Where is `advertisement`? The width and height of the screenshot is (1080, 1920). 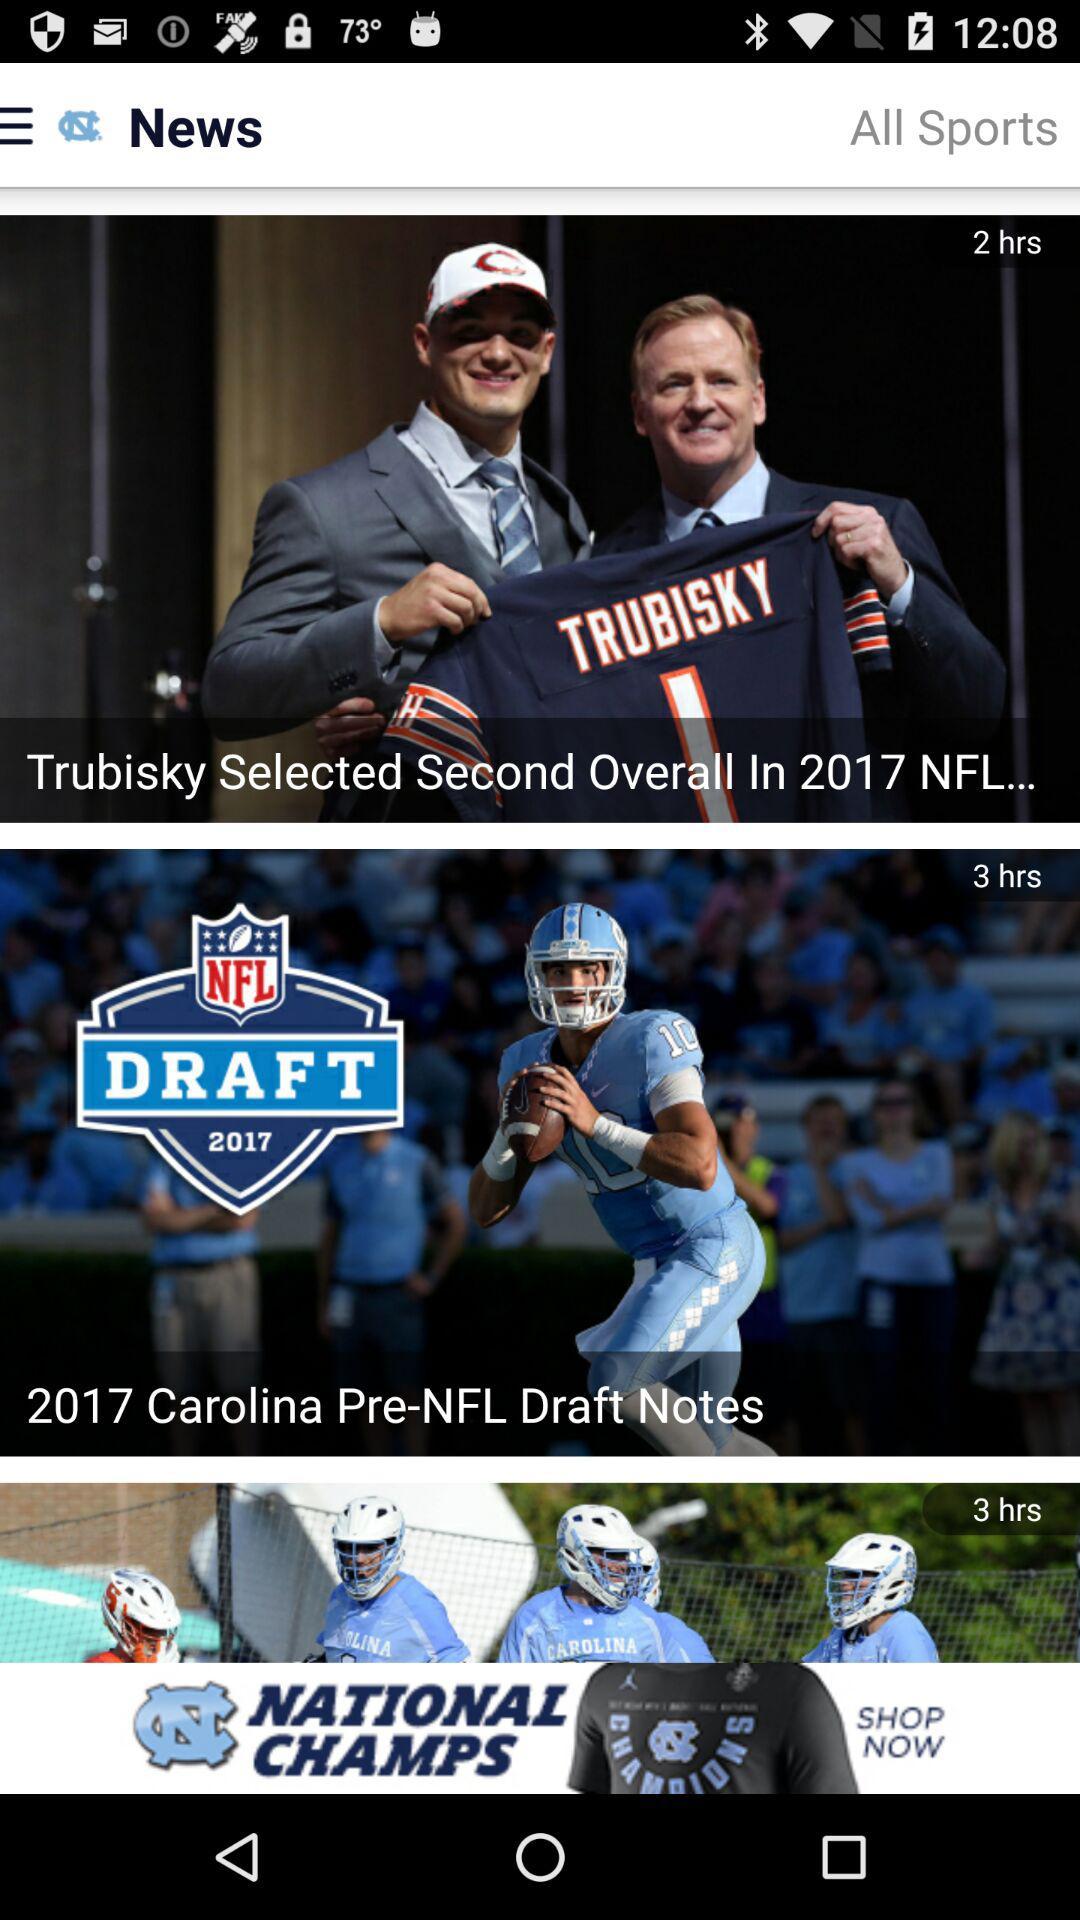
advertisement is located at coordinates (540, 1727).